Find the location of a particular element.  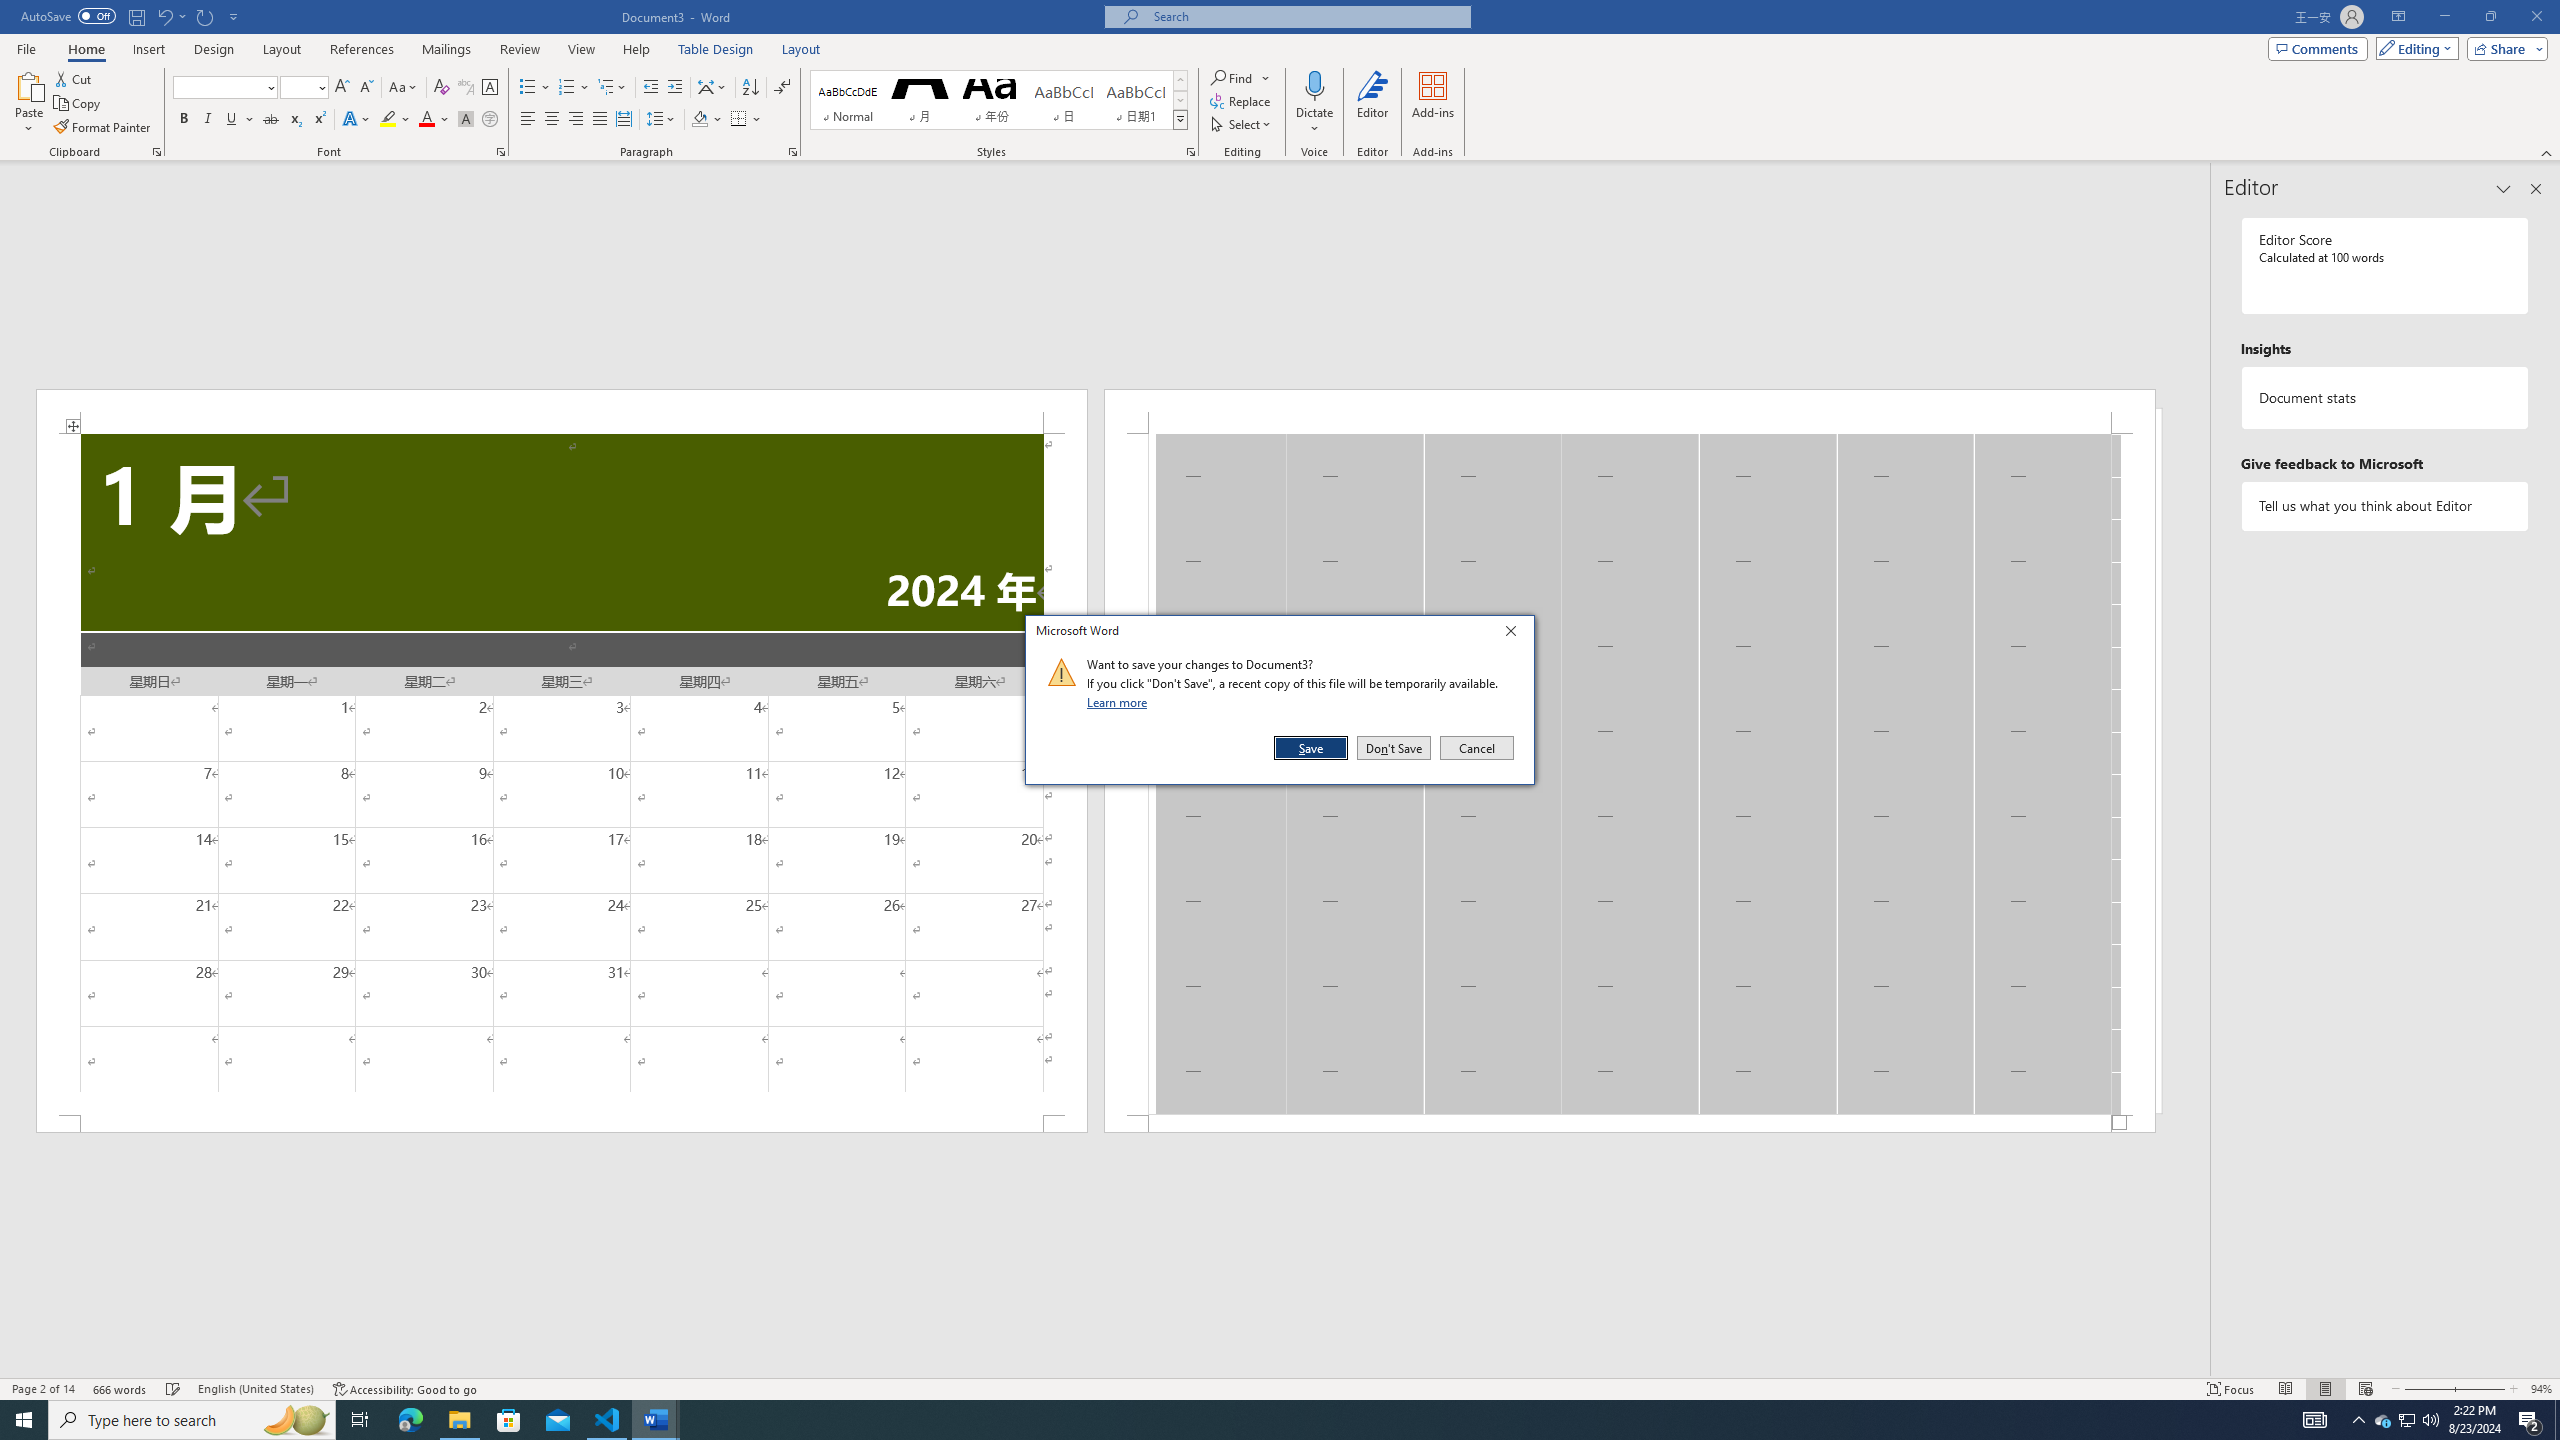

'Dictate' is located at coordinates (1313, 84).